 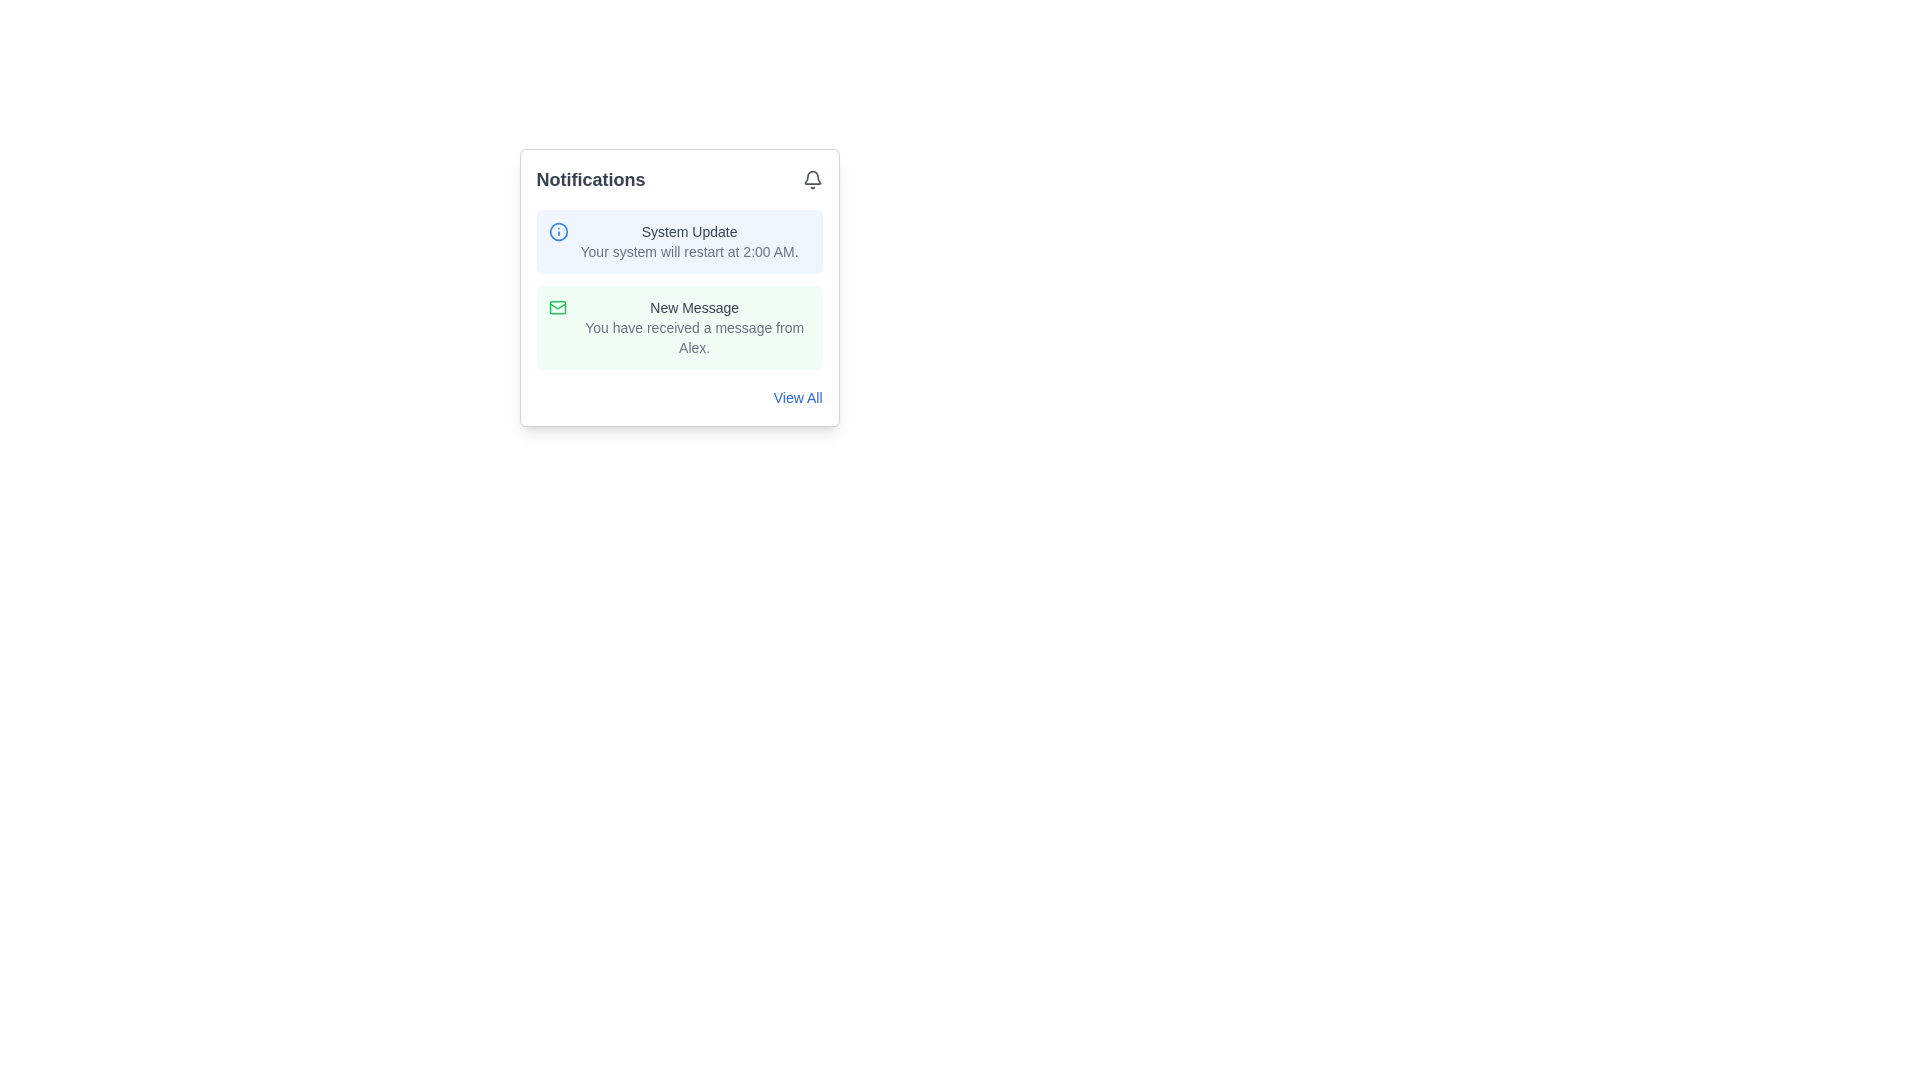 I want to click on the 'View All' link in blue color located at the bottom-right corner of the notification pop-up box, so click(x=797, y=397).